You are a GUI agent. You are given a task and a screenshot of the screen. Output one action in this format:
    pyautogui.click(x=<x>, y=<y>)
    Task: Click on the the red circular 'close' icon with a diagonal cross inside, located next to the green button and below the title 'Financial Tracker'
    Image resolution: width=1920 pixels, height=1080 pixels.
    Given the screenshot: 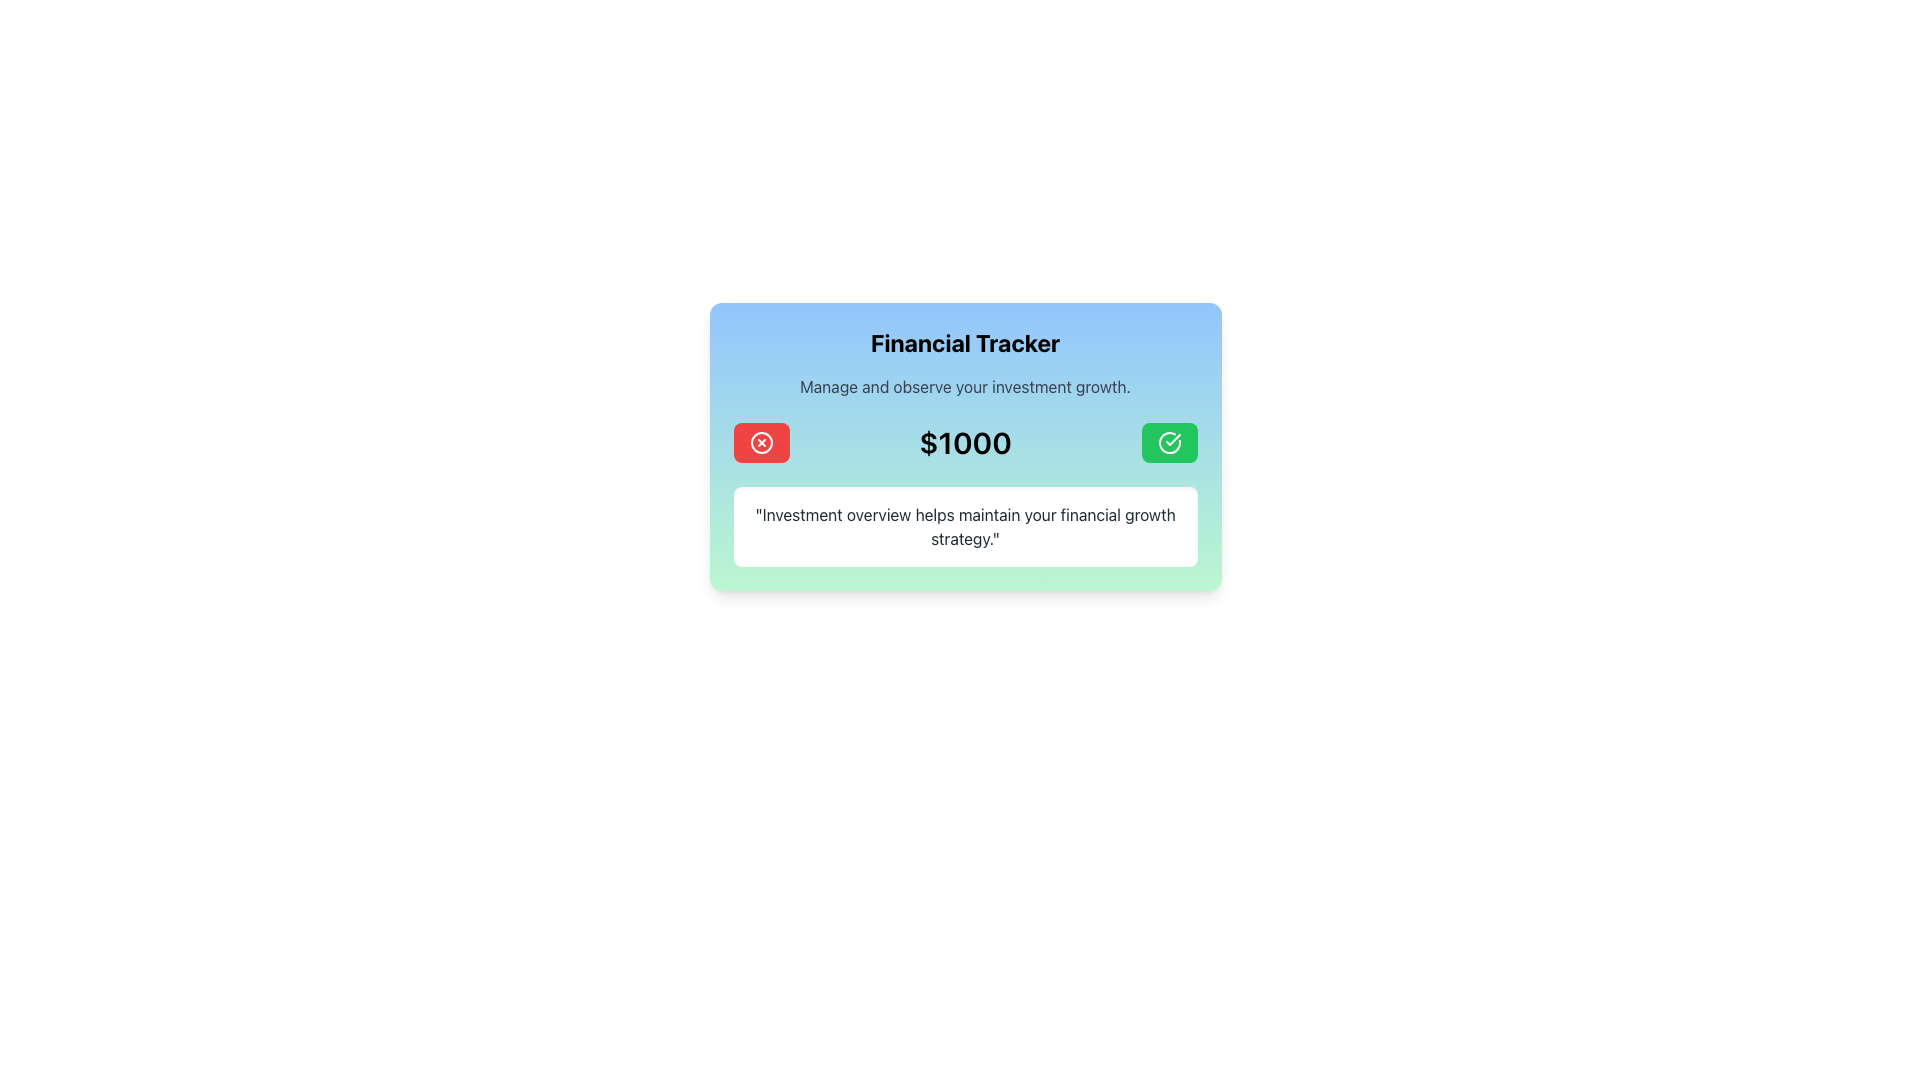 What is the action you would take?
    pyautogui.click(x=760, y=442)
    